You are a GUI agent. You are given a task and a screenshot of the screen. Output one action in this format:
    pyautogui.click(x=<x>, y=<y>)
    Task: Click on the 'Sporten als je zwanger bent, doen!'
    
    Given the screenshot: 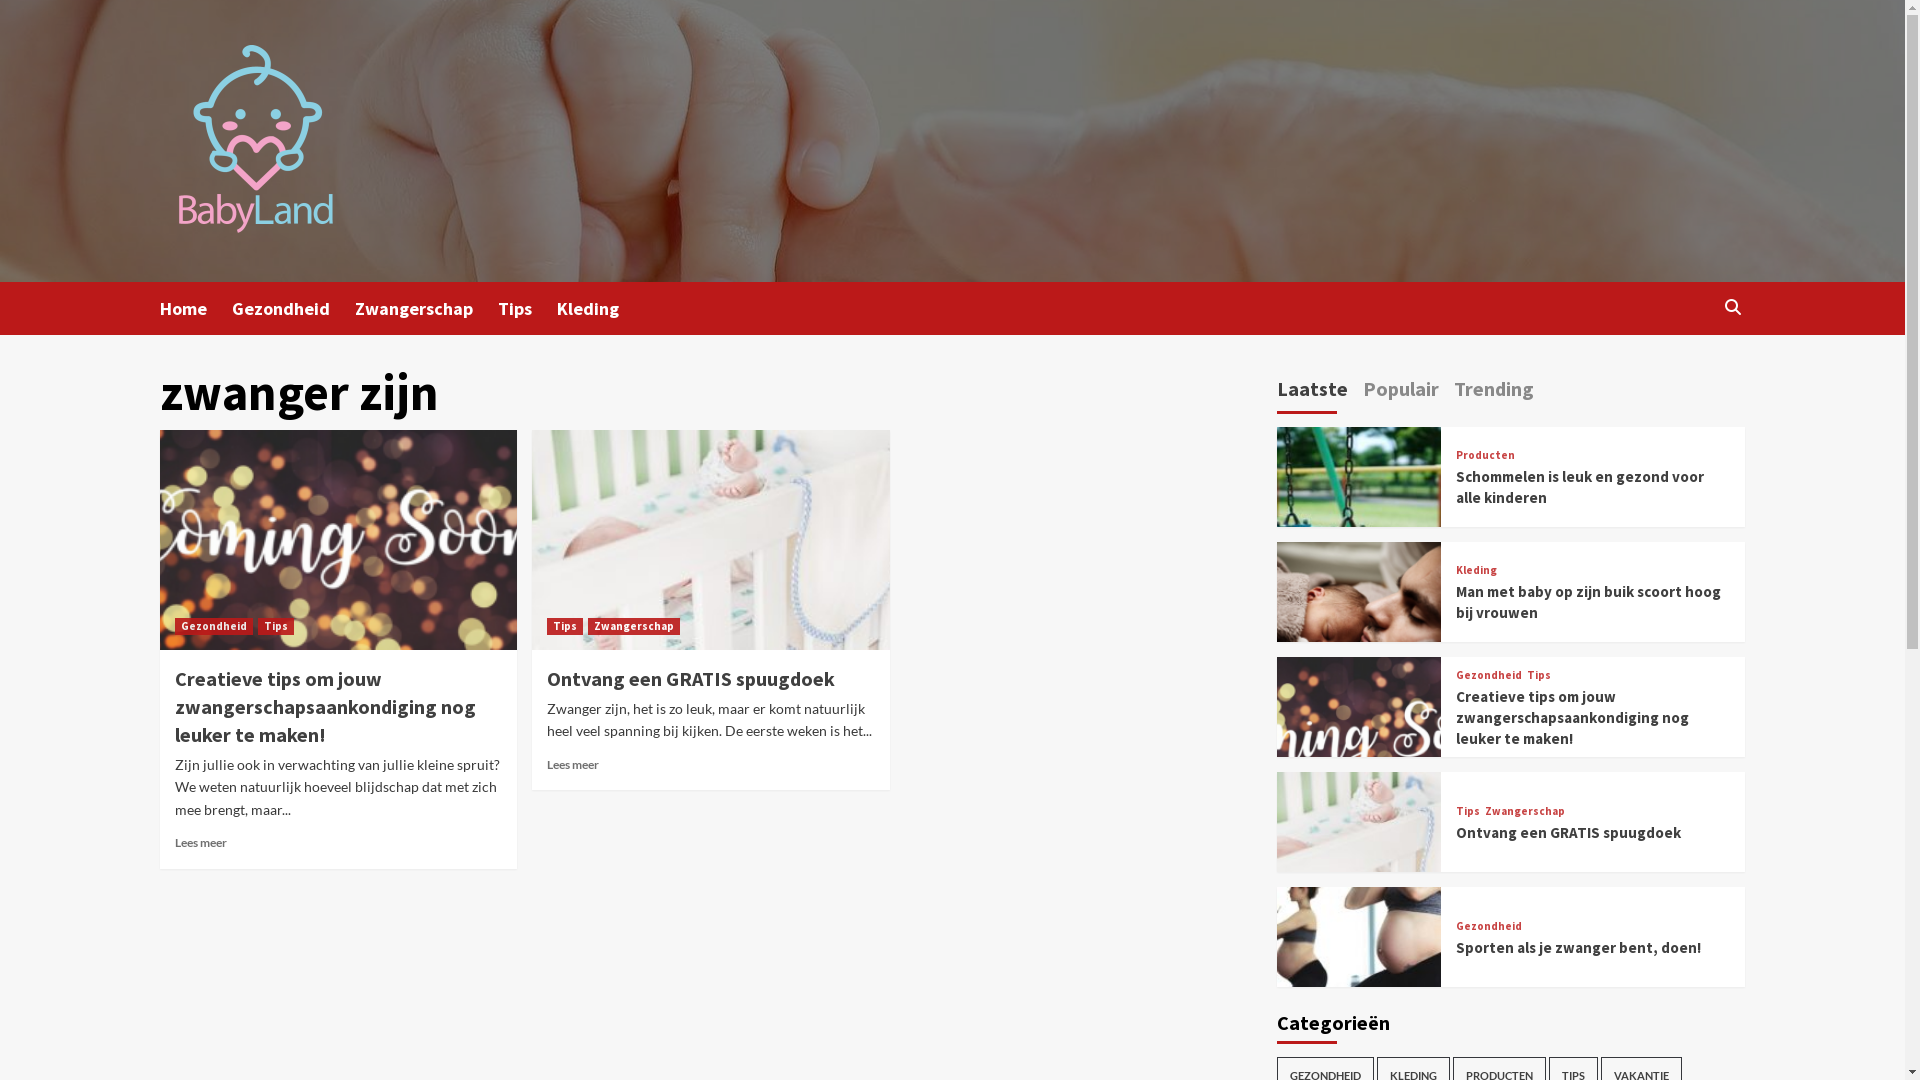 What is the action you would take?
    pyautogui.click(x=1577, y=946)
    